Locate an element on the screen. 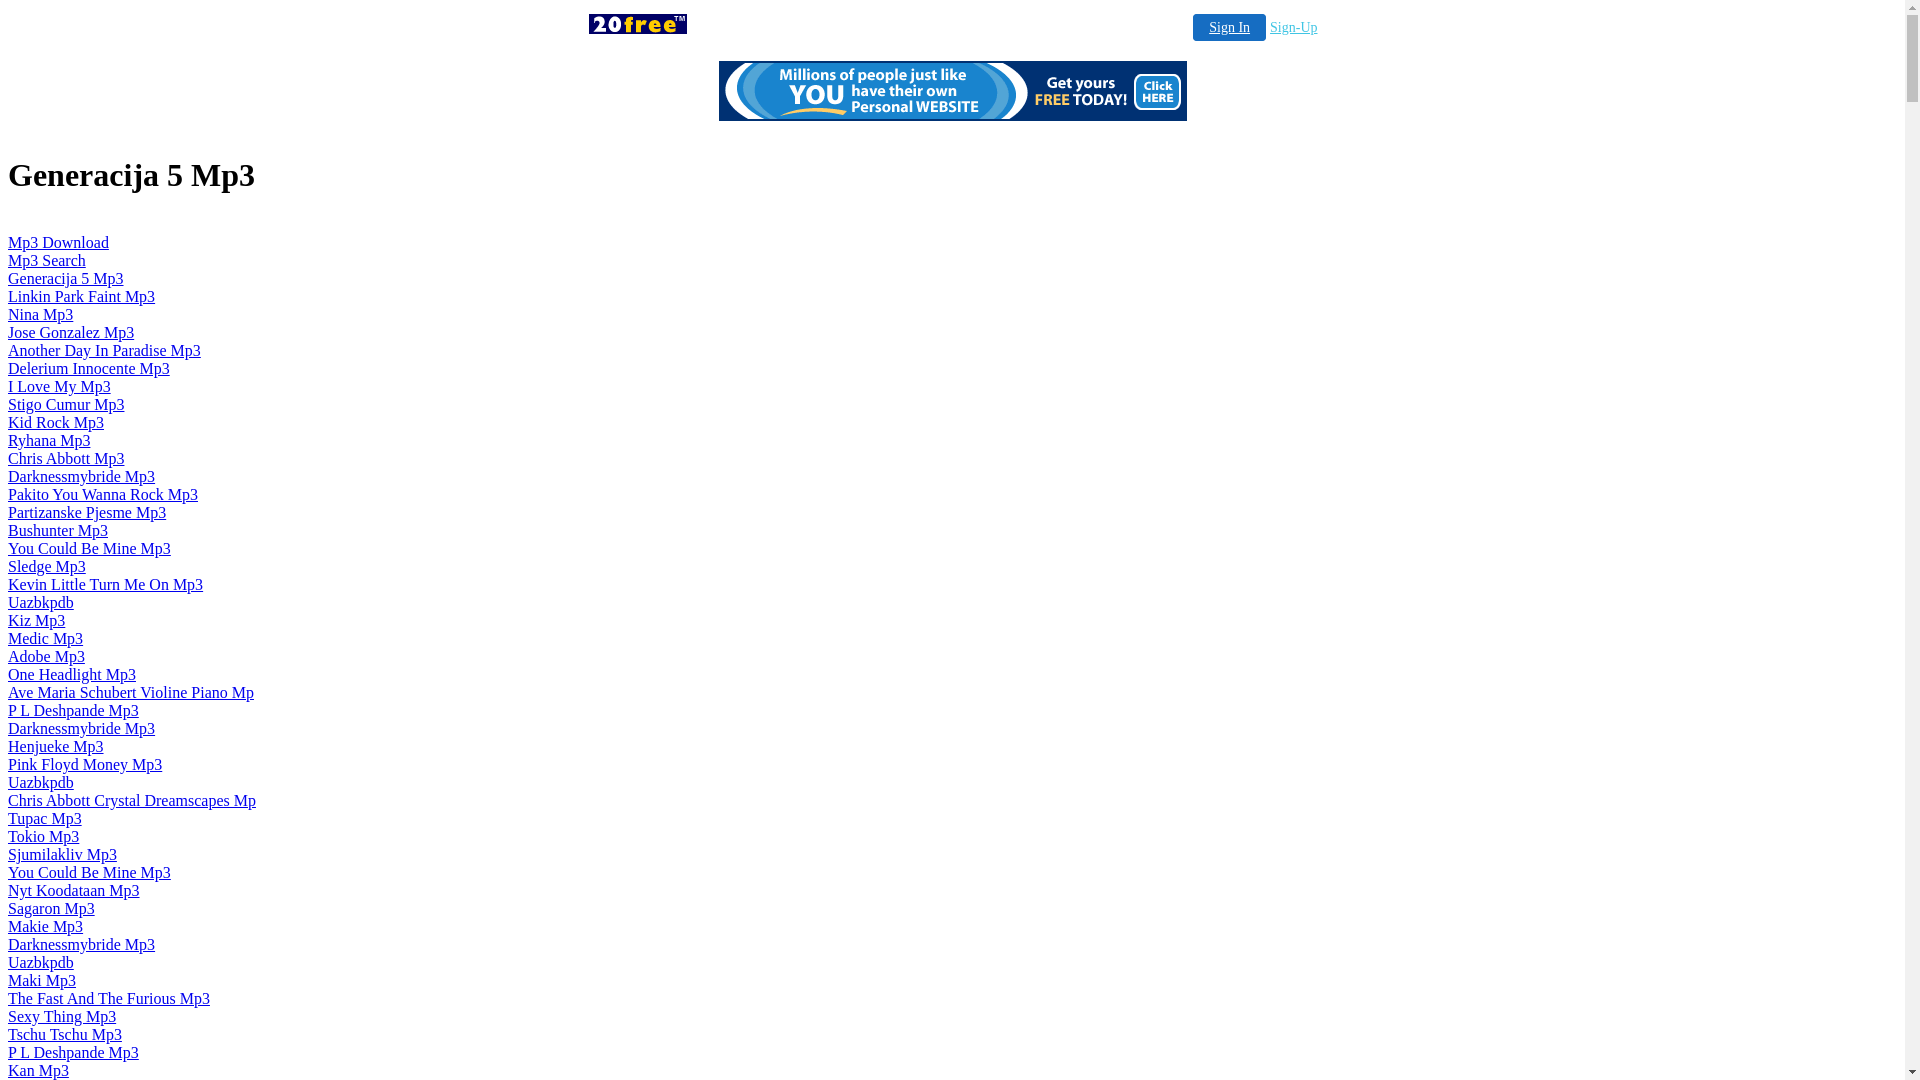  'I Love My Mp3' is located at coordinates (8, 386).